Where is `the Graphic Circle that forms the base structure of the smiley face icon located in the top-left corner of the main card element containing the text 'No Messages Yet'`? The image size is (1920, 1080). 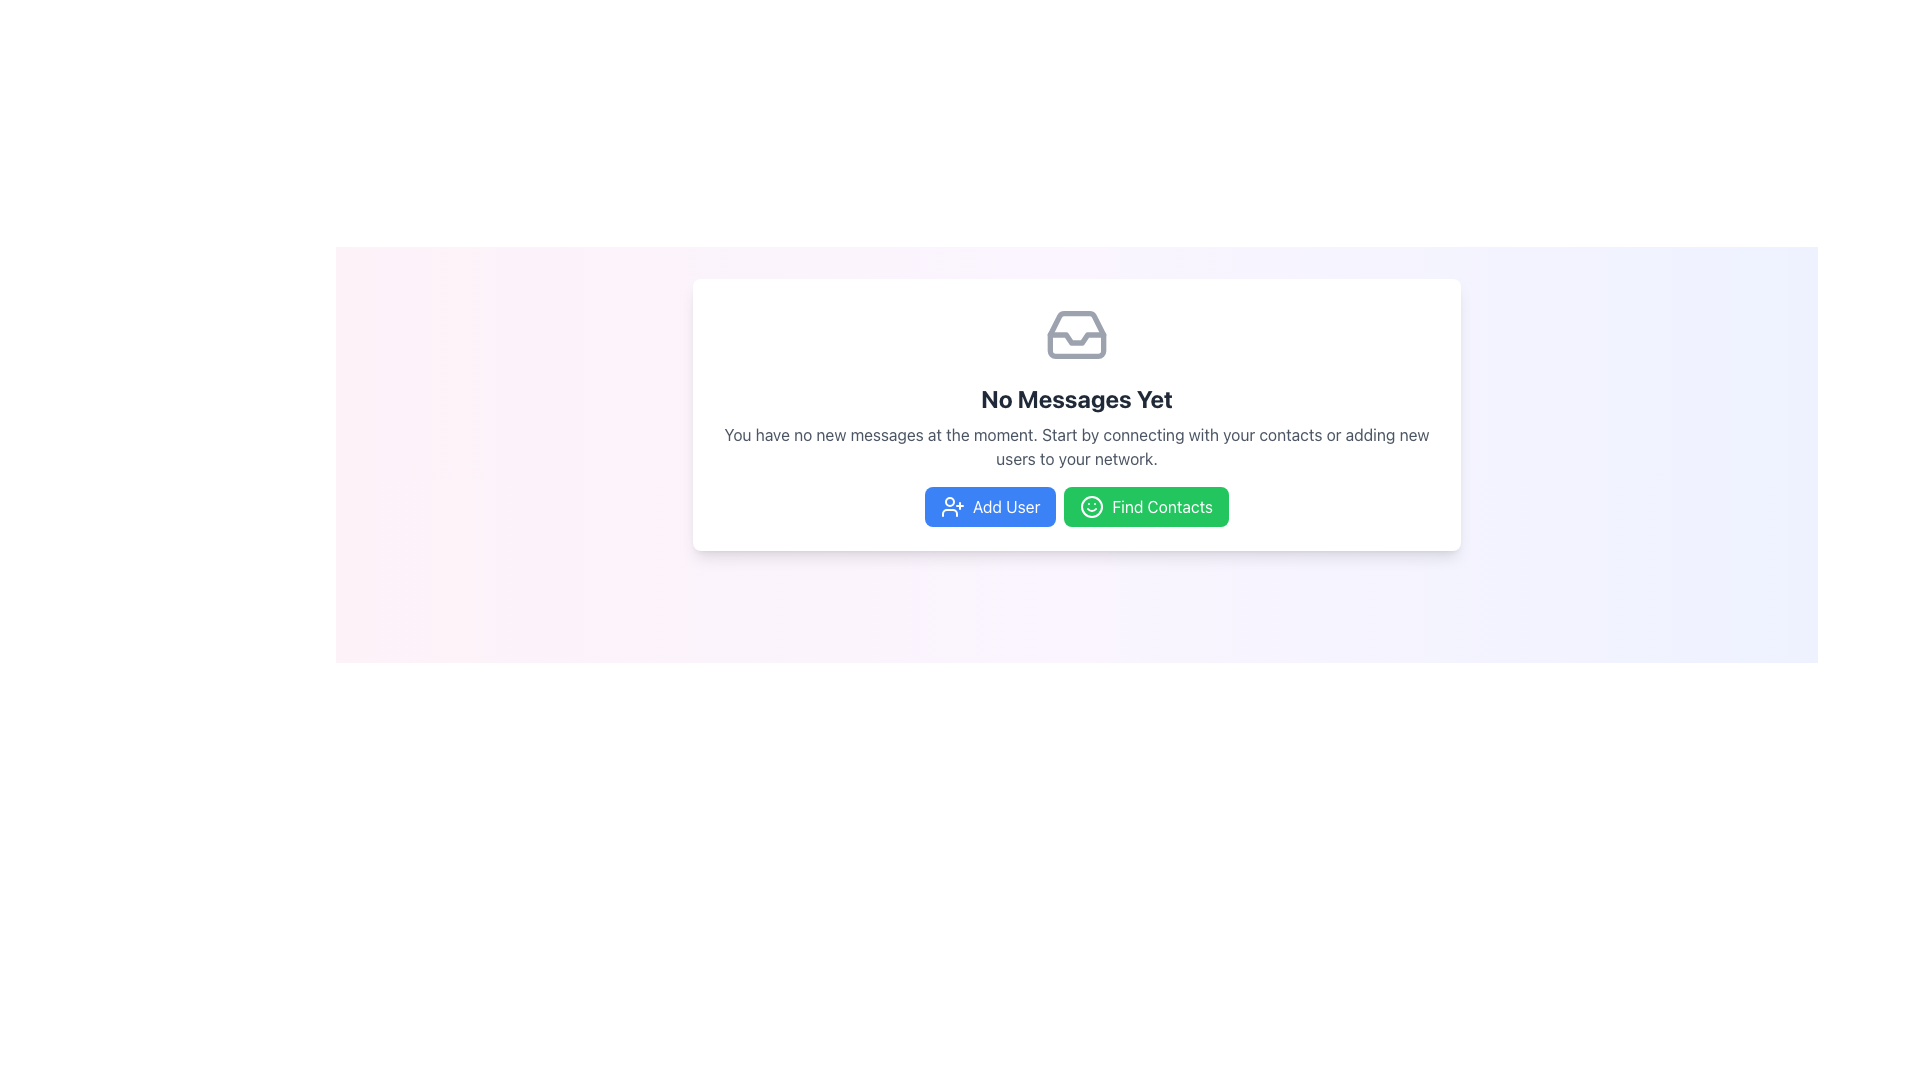
the Graphic Circle that forms the base structure of the smiley face icon located in the top-left corner of the main card element containing the text 'No Messages Yet' is located at coordinates (1091, 505).